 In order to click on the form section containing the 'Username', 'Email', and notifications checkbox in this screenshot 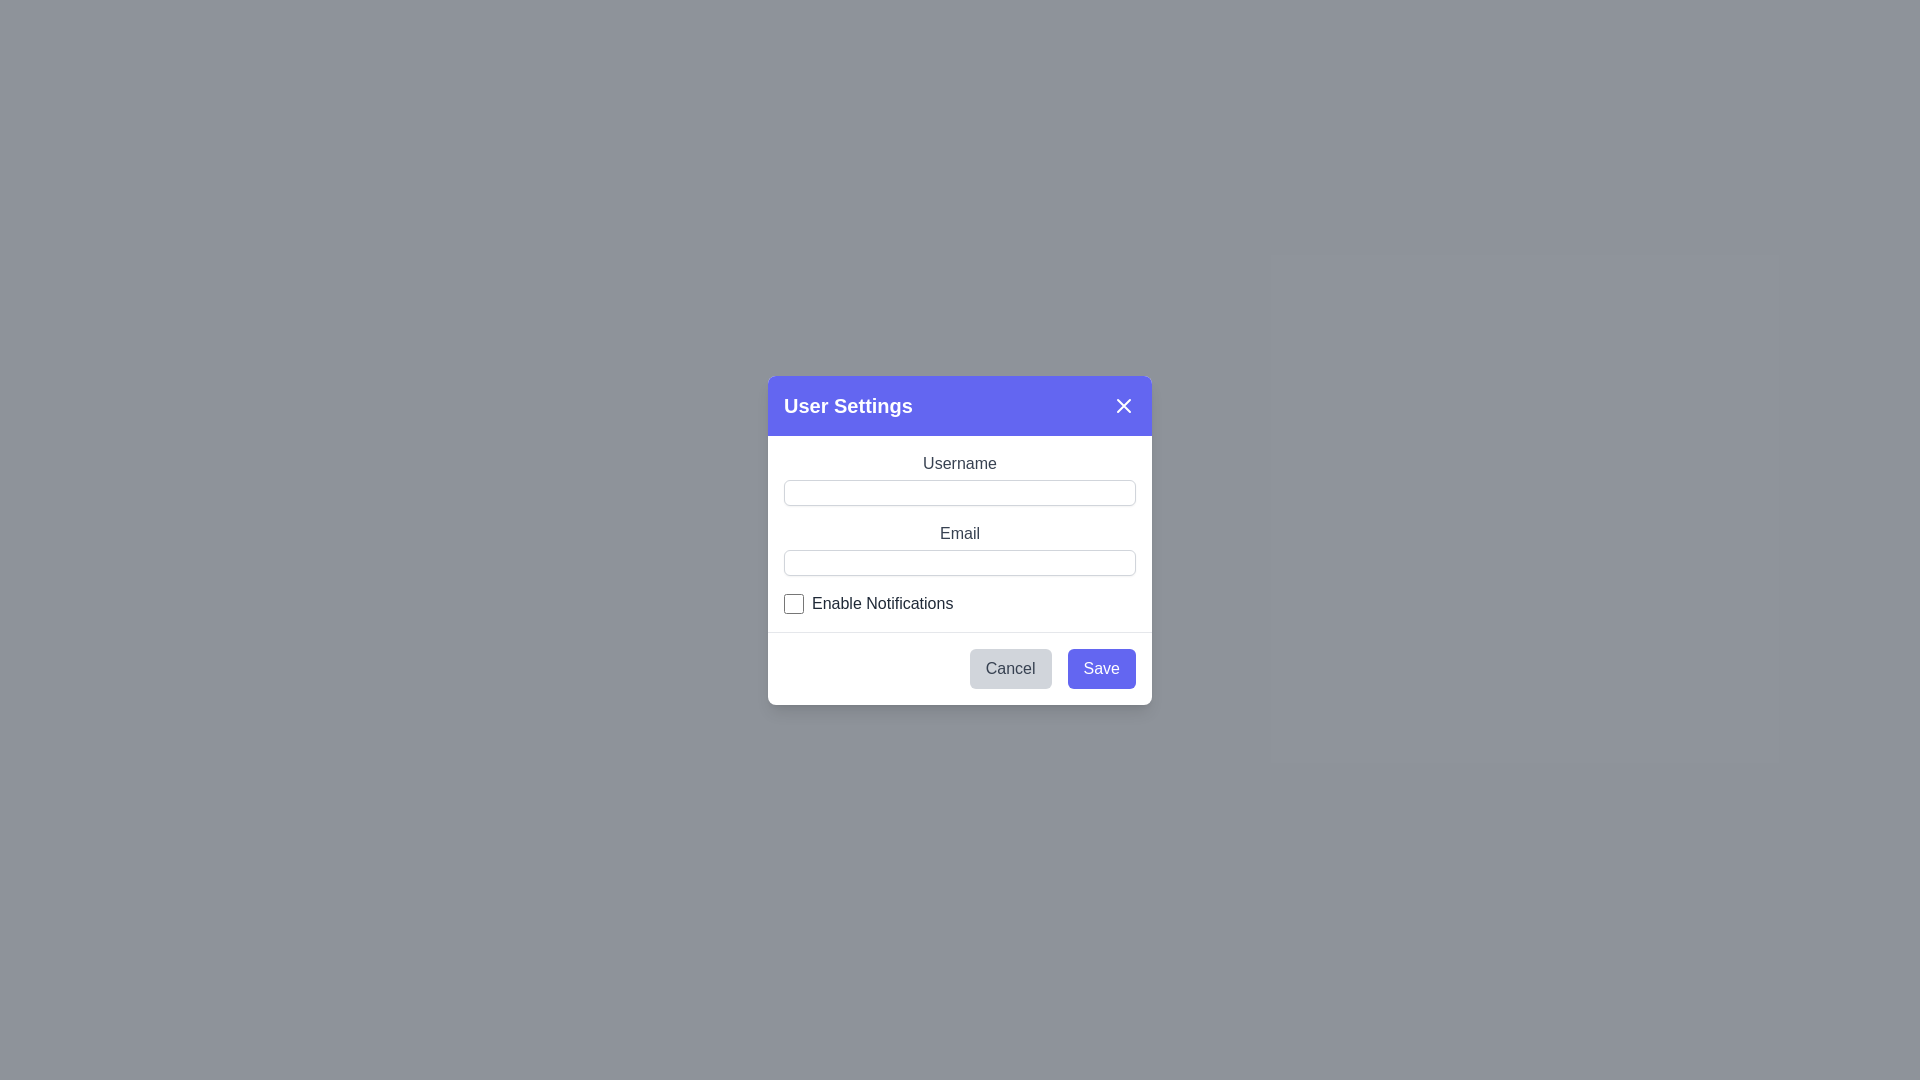, I will do `click(960, 531)`.